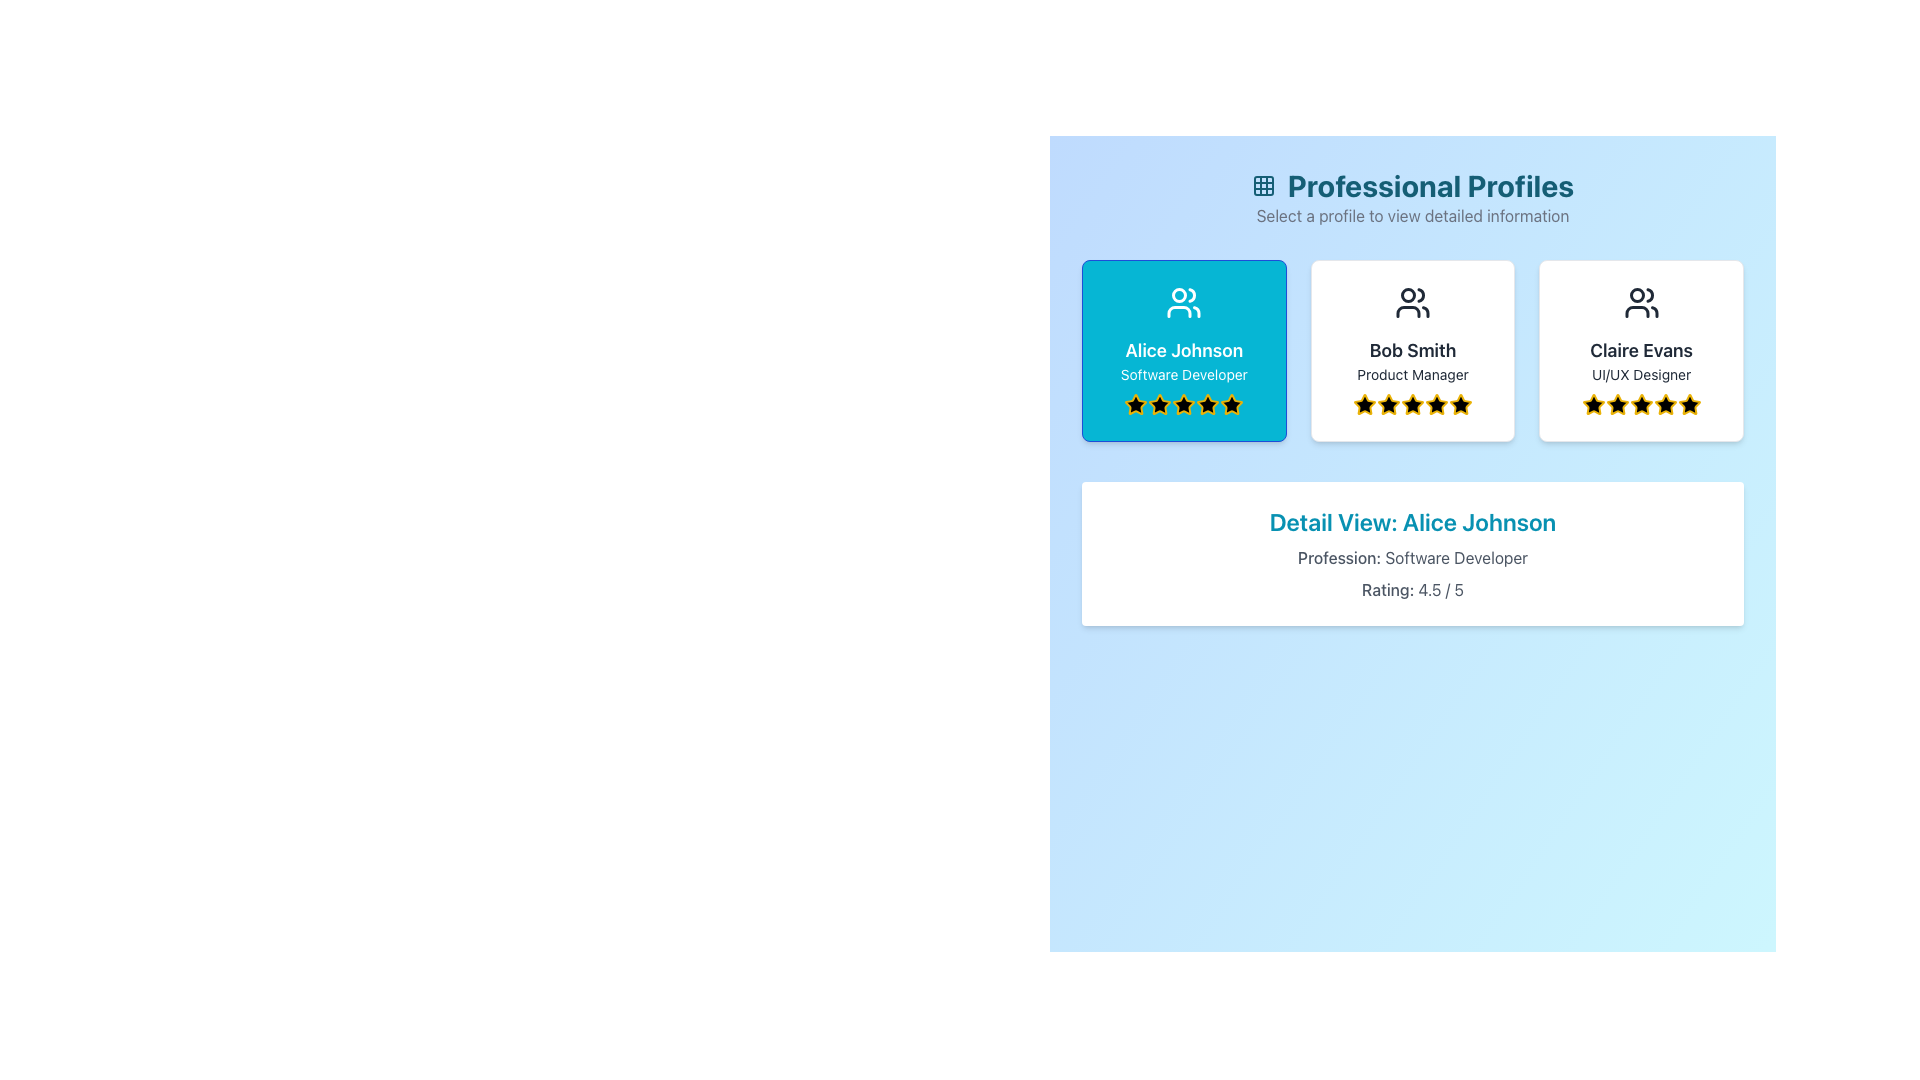 This screenshot has height=1080, width=1920. Describe the element at coordinates (1641, 303) in the screenshot. I see `the profile icon representing 'Claire Evans', which is located at the top of the third profile card from the left, above the name and profession text` at that location.